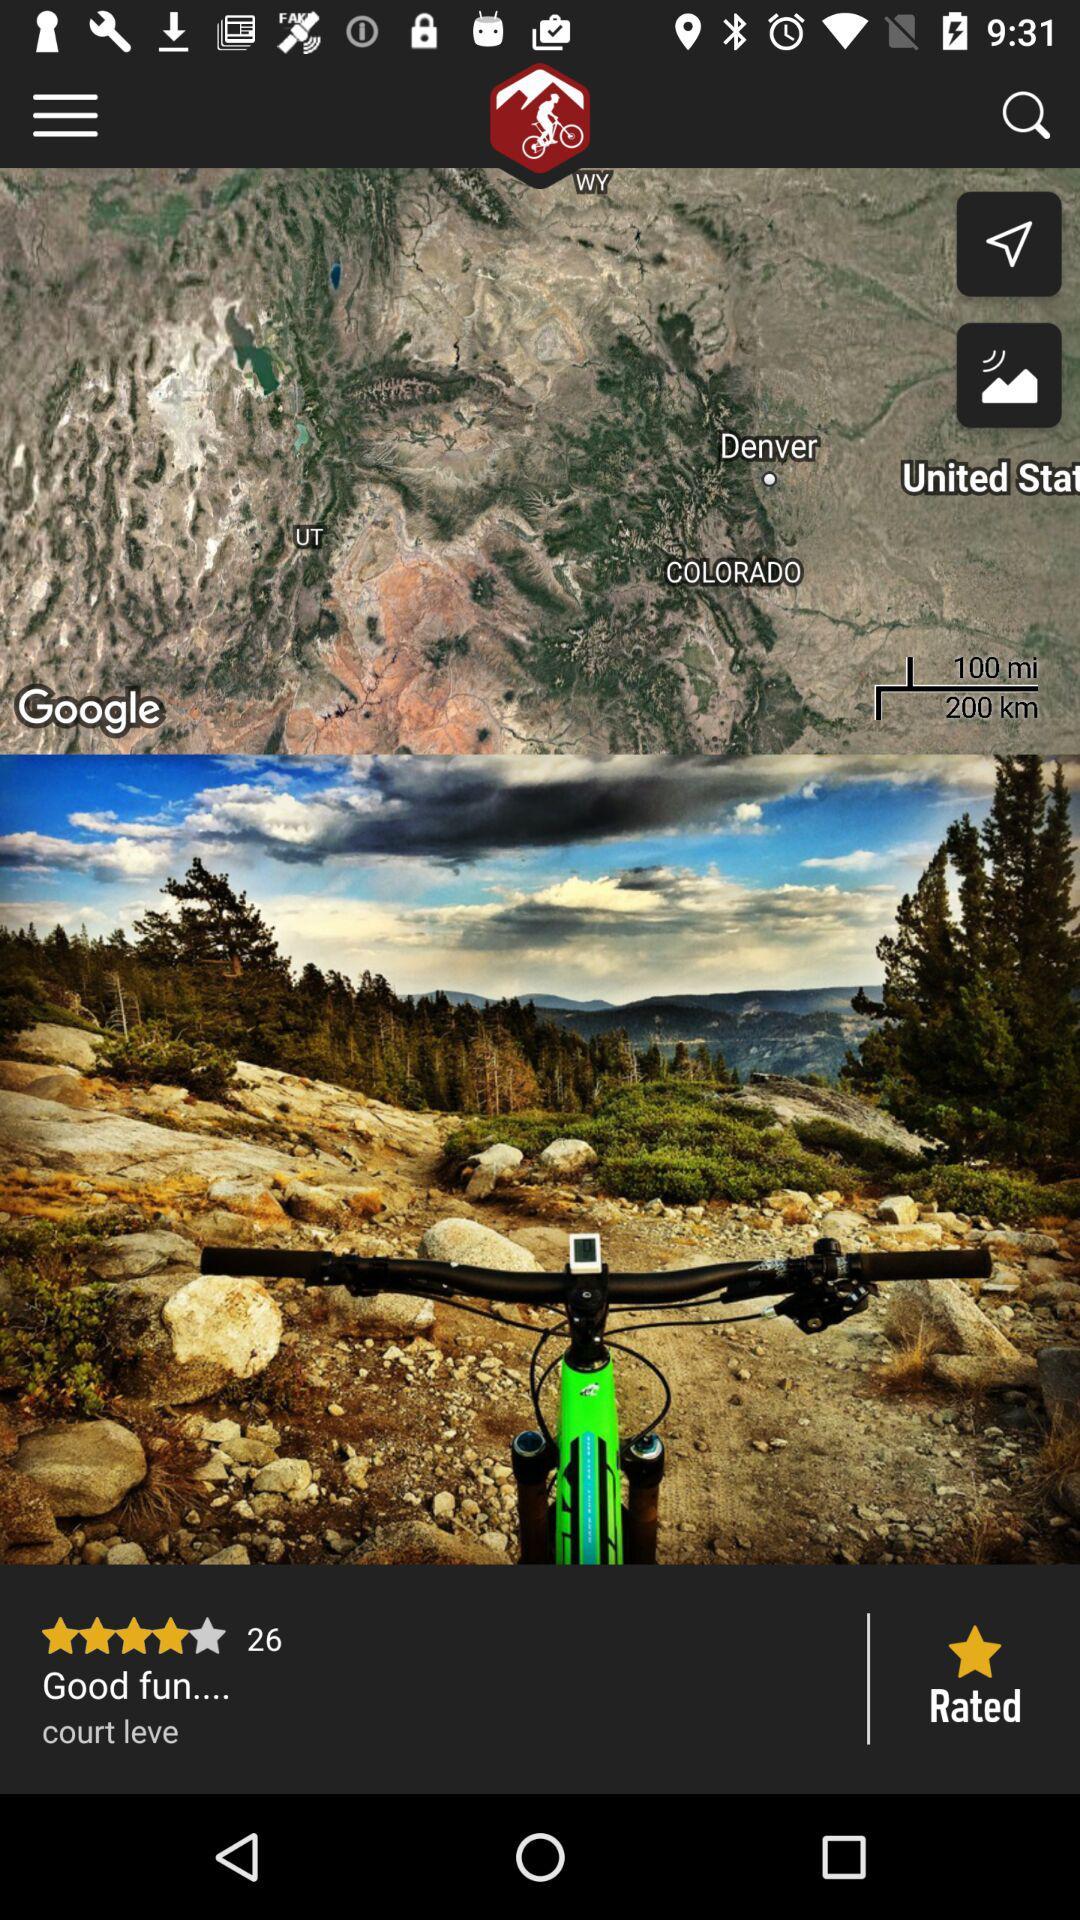 This screenshot has width=1080, height=1920. What do you see at coordinates (540, 1159) in the screenshot?
I see `open trail view` at bounding box center [540, 1159].